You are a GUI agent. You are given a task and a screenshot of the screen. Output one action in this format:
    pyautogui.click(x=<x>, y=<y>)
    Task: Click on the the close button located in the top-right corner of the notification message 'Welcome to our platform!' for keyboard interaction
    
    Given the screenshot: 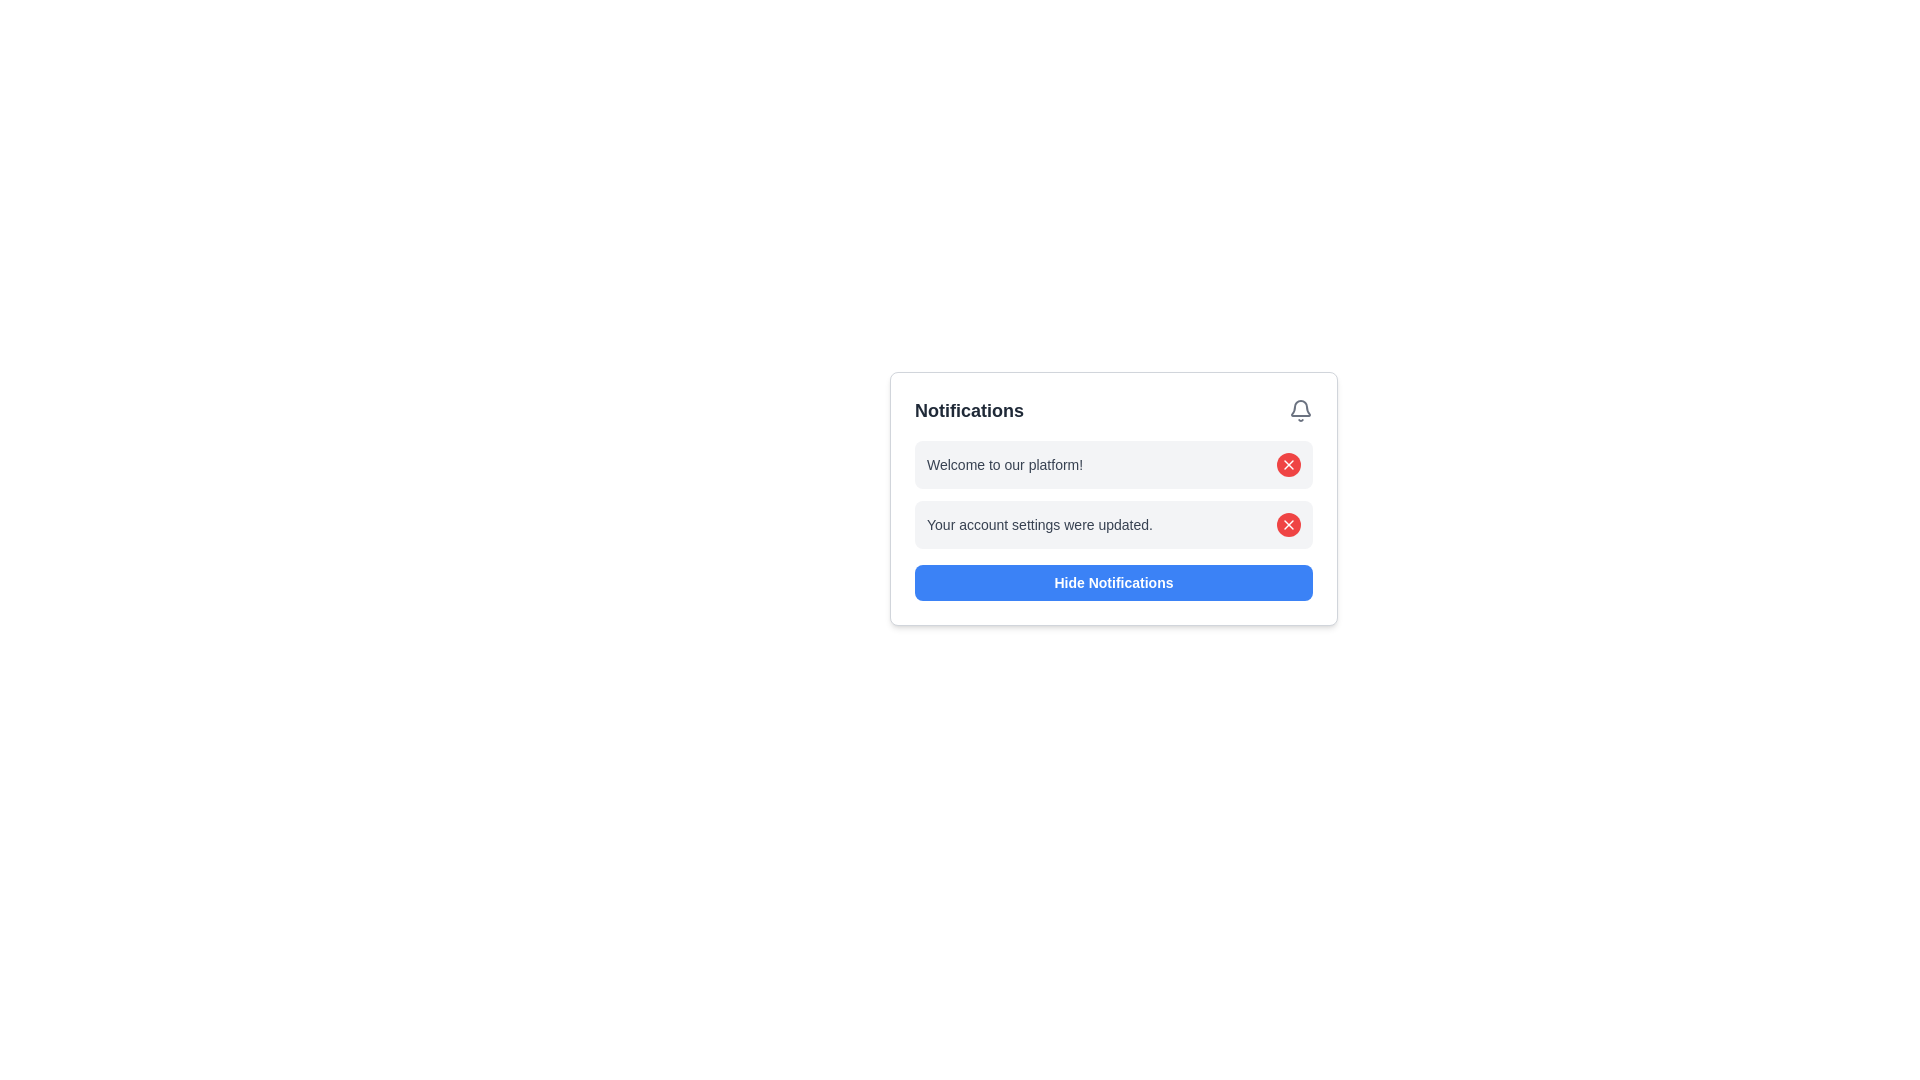 What is the action you would take?
    pyautogui.click(x=1289, y=465)
    